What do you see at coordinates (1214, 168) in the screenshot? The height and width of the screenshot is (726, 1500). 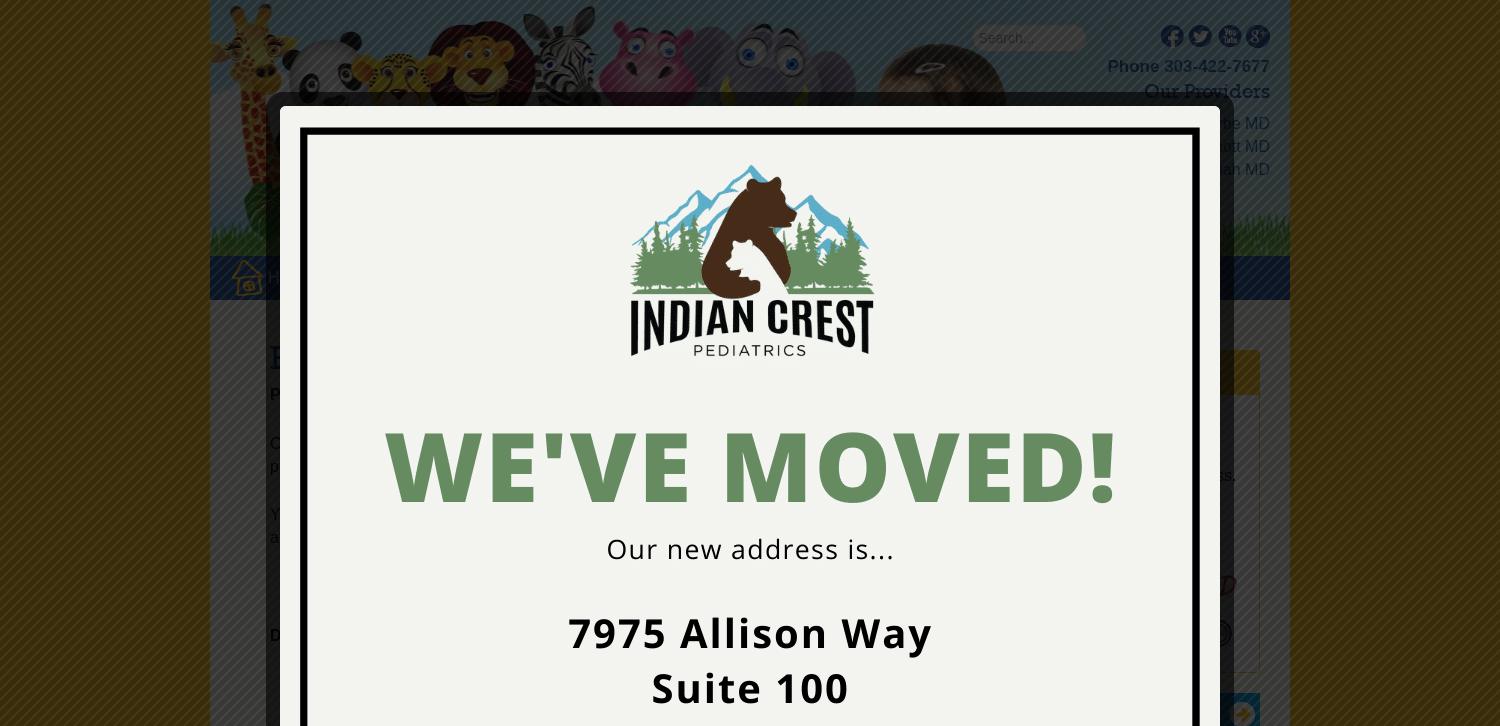 I see `'Sona Shah MD'` at bounding box center [1214, 168].